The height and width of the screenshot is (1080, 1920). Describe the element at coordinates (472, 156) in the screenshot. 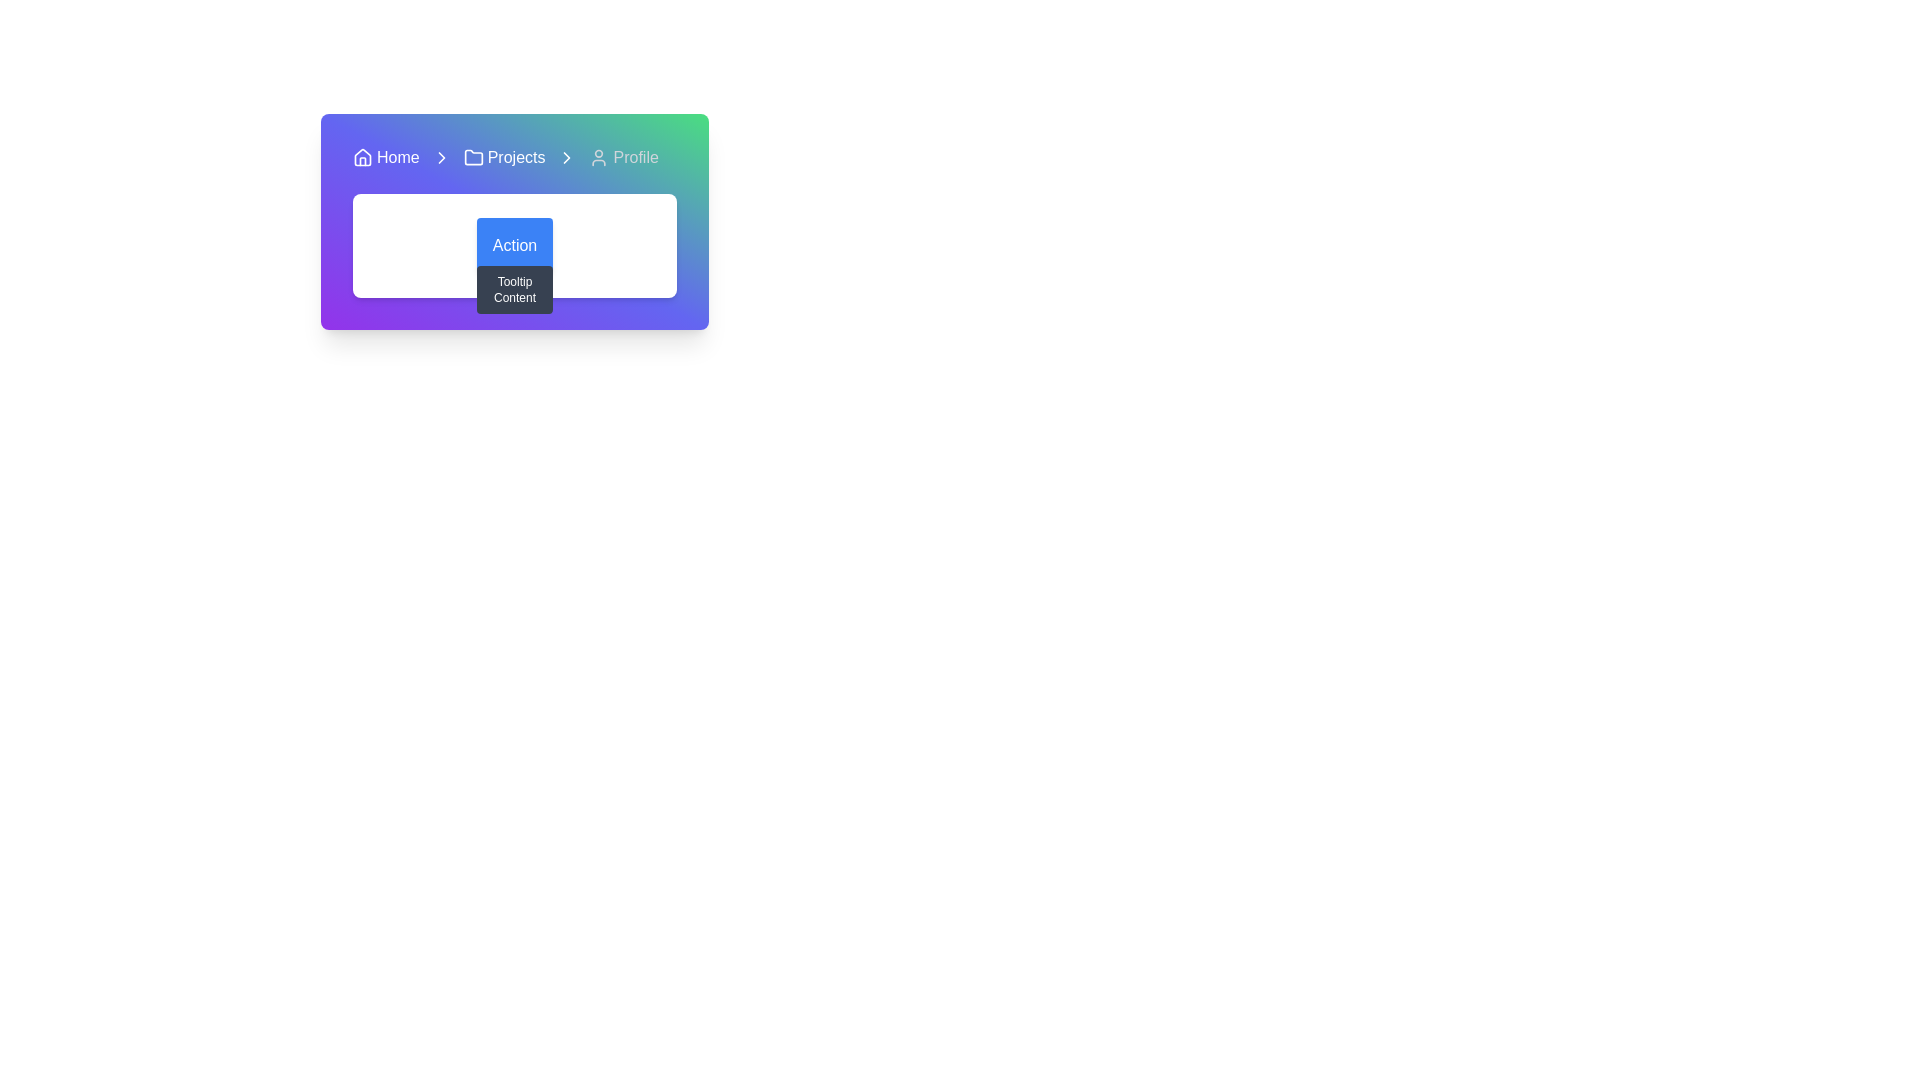

I see `the folder-shaped icon with a blue outline located in the navigation bar, immediately to the left of the 'Projects' text` at that location.